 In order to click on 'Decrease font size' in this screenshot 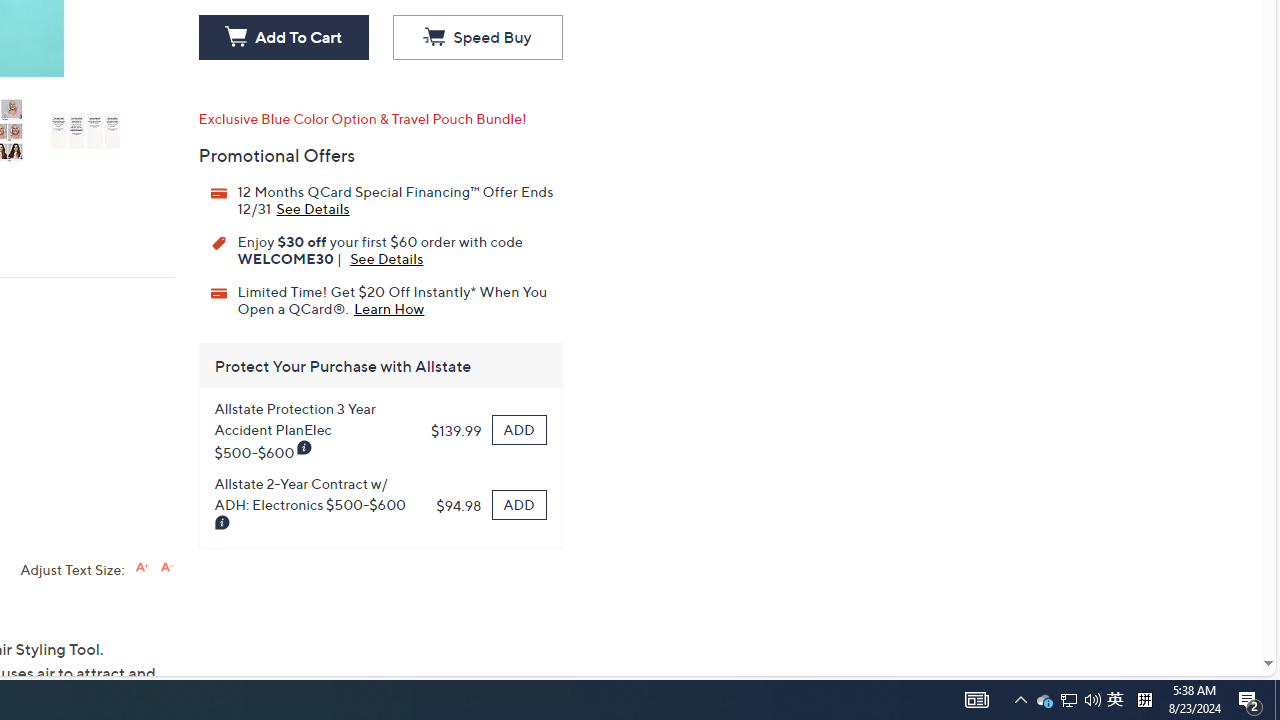, I will do `click(167, 567)`.